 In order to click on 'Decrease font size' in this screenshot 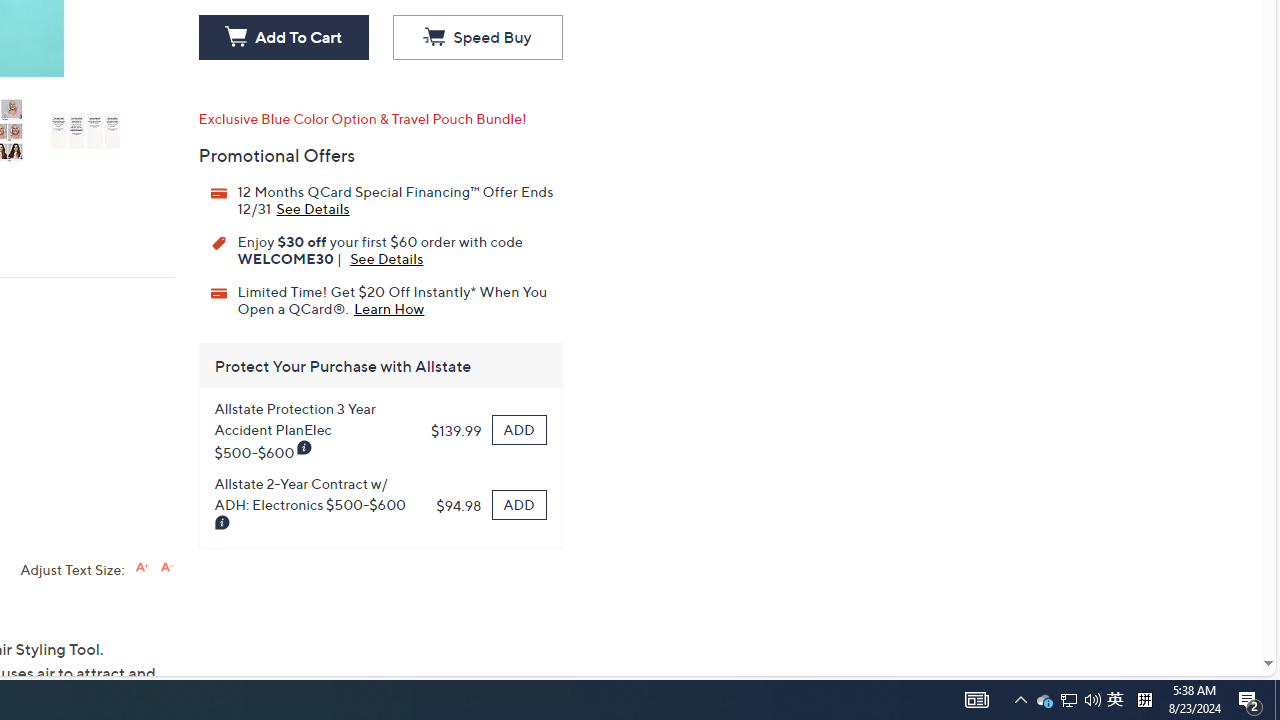, I will do `click(167, 567)`.